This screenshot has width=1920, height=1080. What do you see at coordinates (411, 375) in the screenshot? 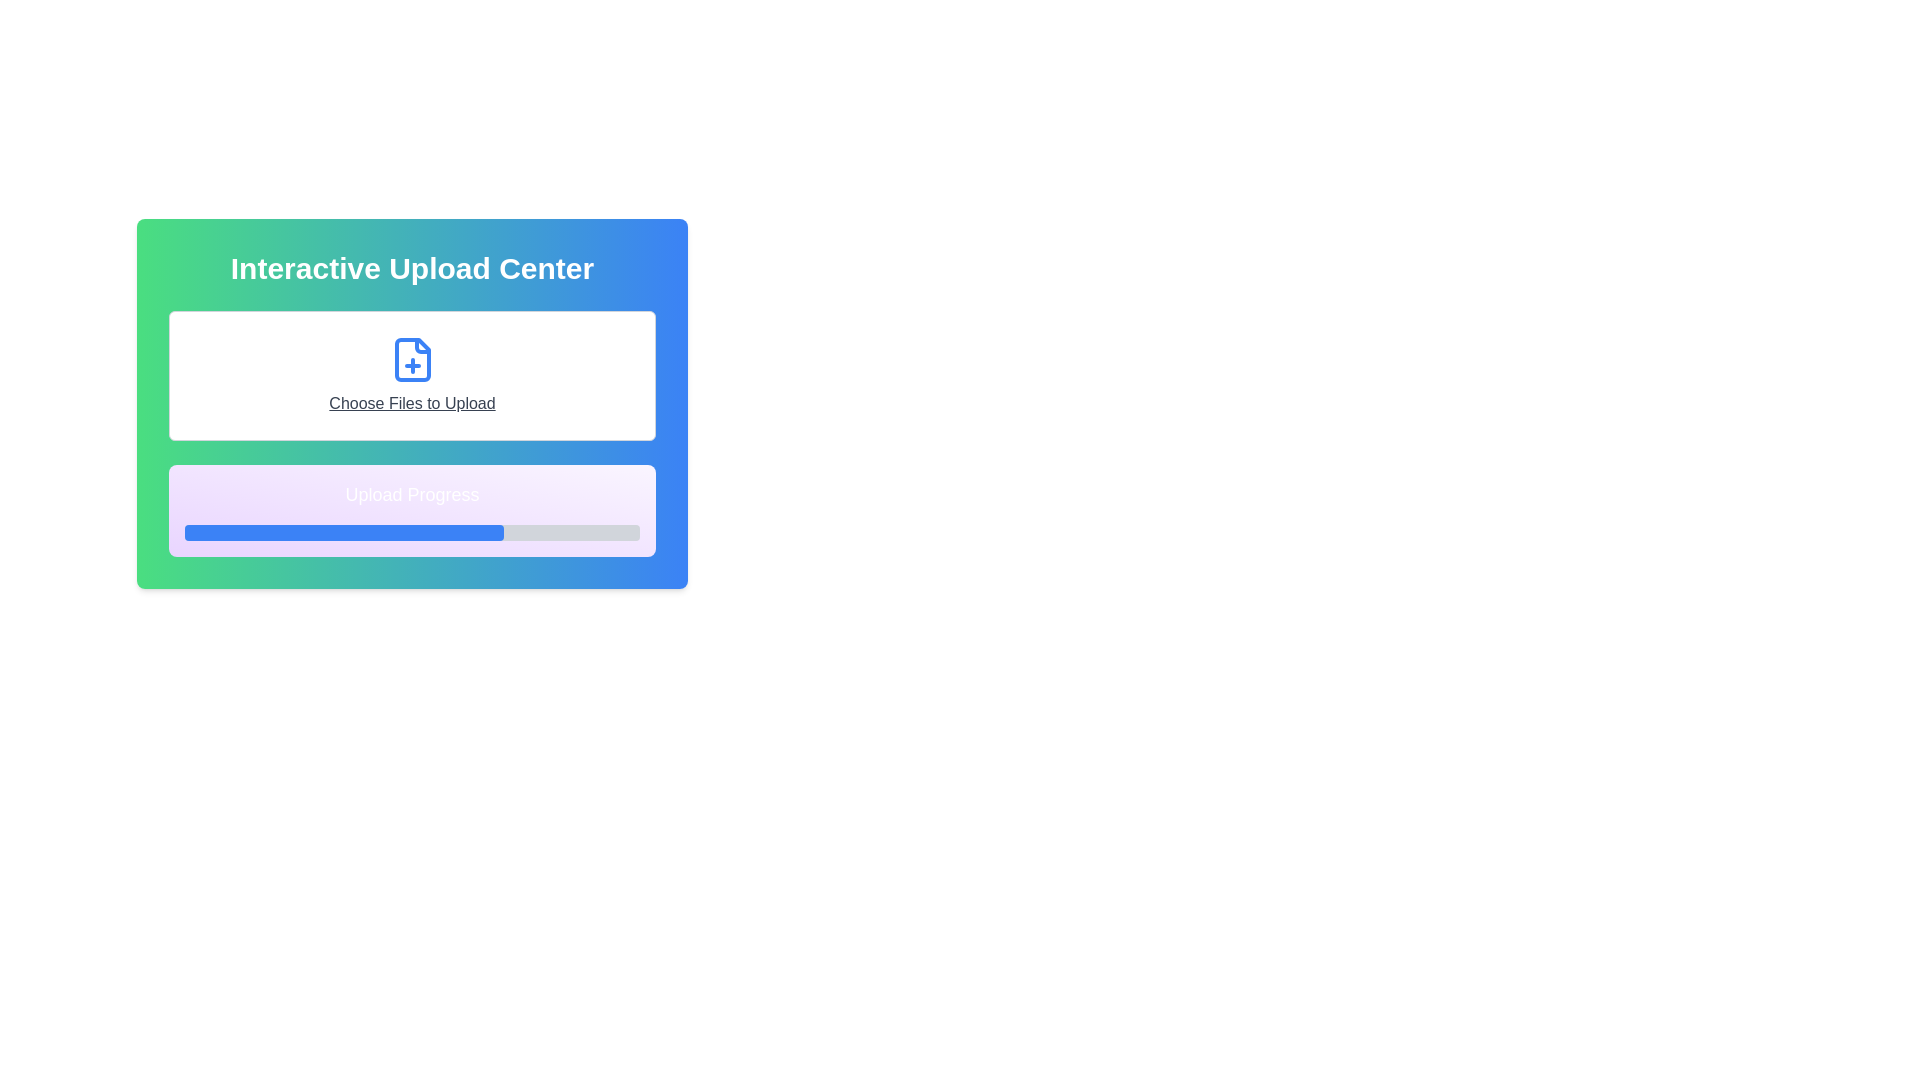
I see `the centered file-upload button with a blue file icon and the text 'Choose Files to Upload' underneath` at bounding box center [411, 375].